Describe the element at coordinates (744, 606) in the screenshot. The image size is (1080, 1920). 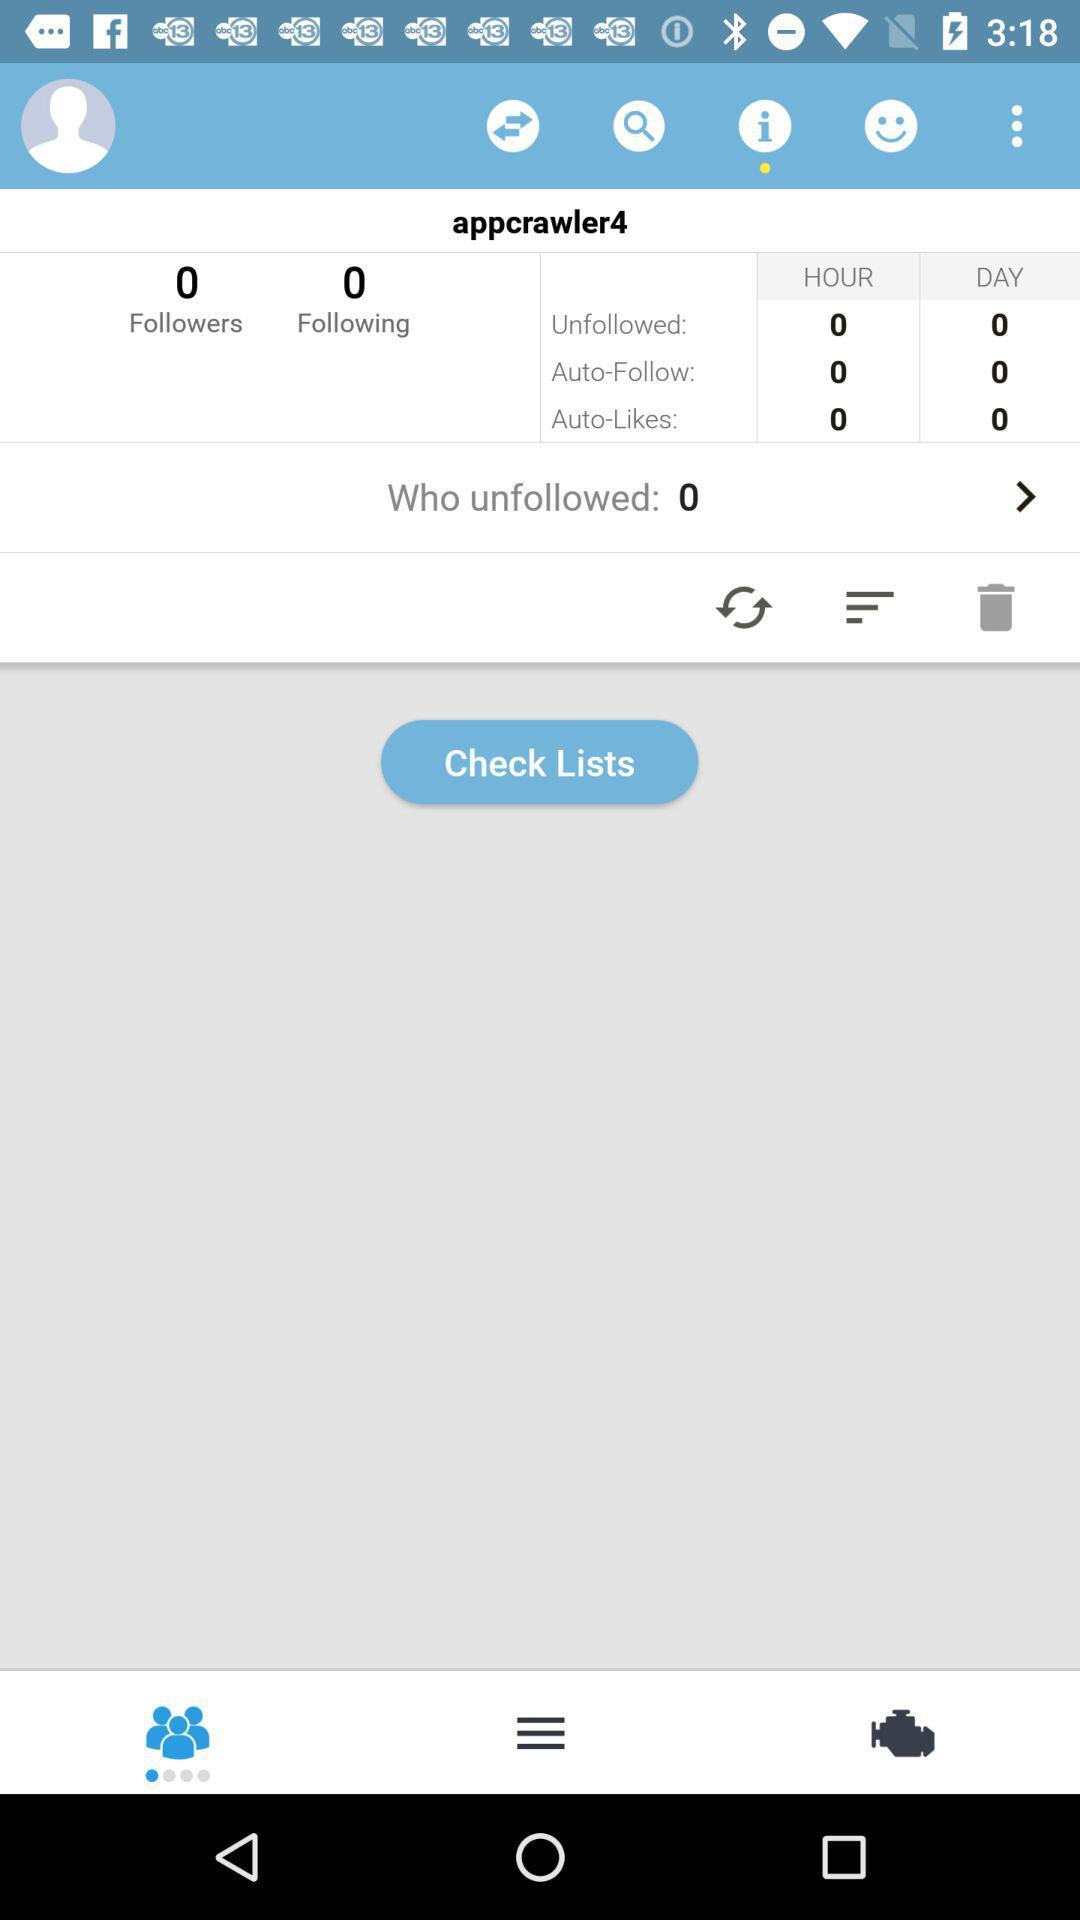
I see `the refresh icon` at that location.